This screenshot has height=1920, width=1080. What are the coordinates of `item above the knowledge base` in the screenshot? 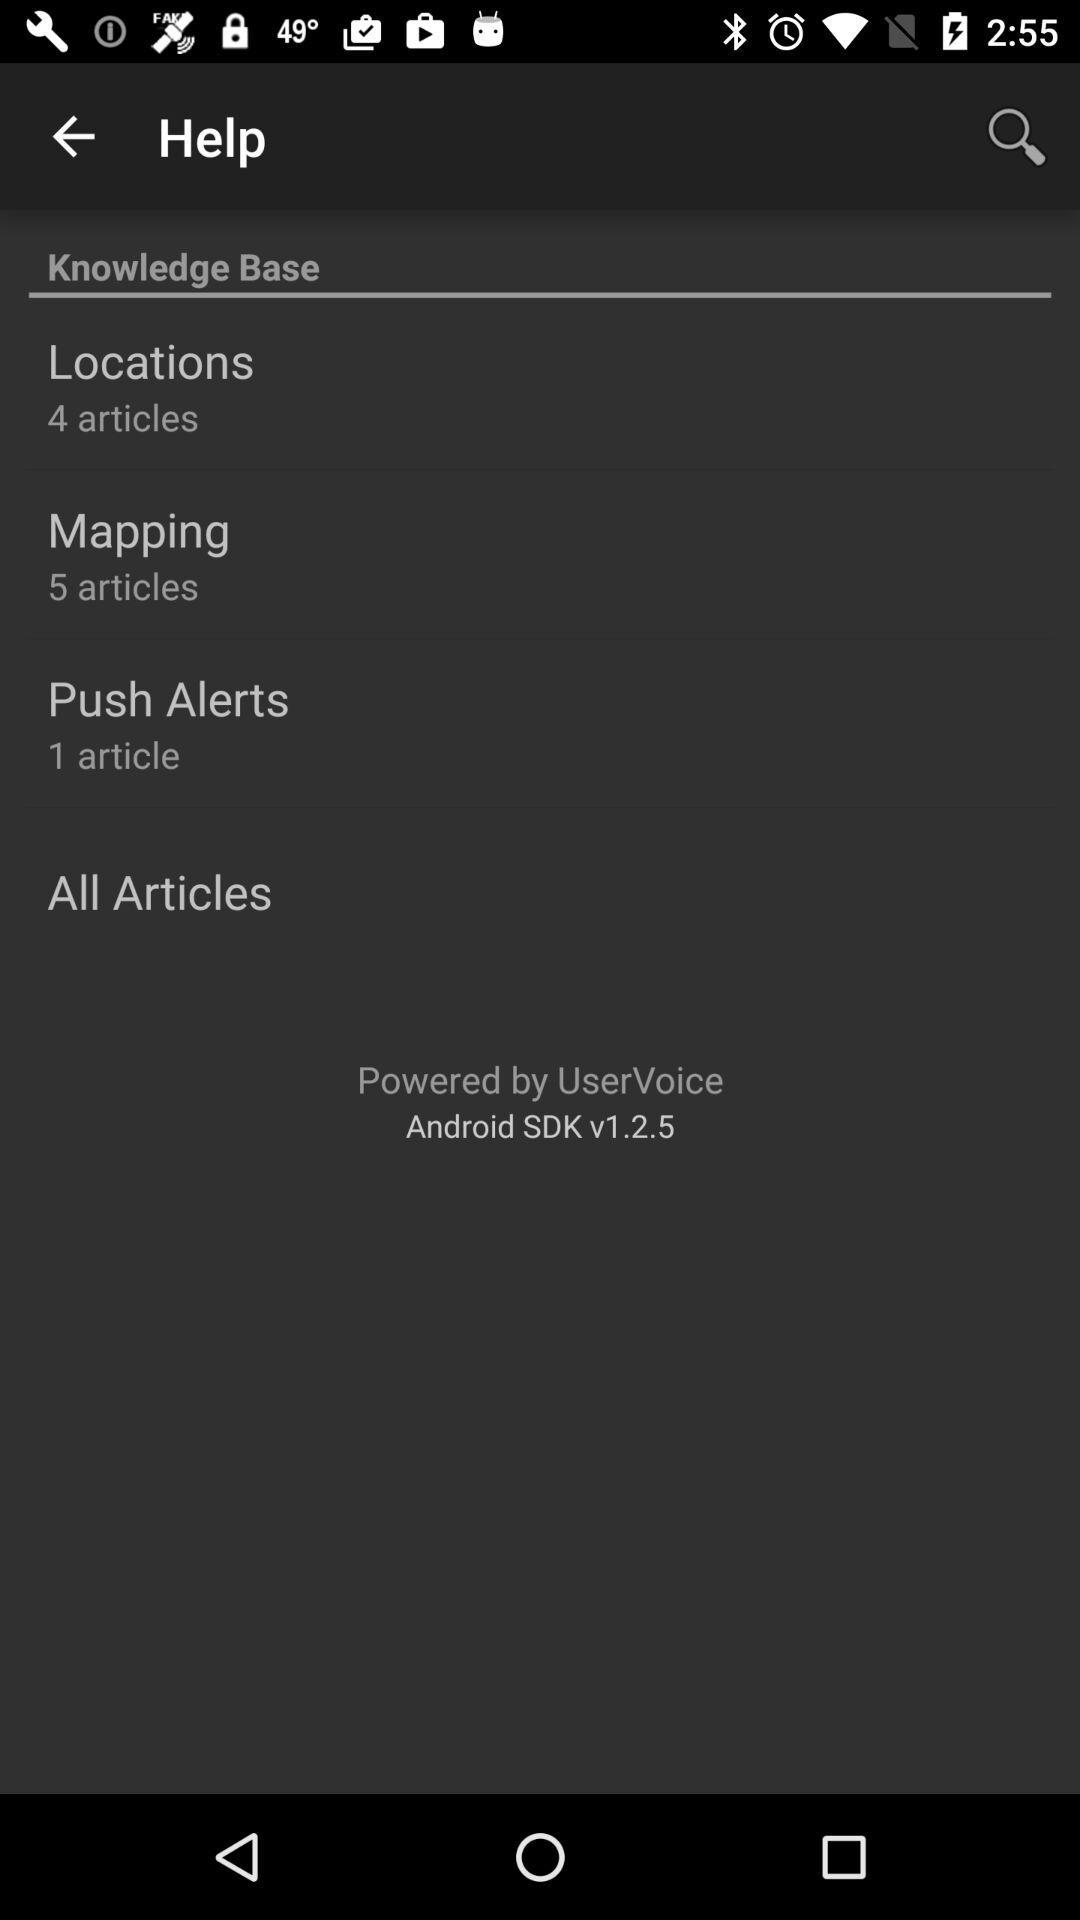 It's located at (72, 135).